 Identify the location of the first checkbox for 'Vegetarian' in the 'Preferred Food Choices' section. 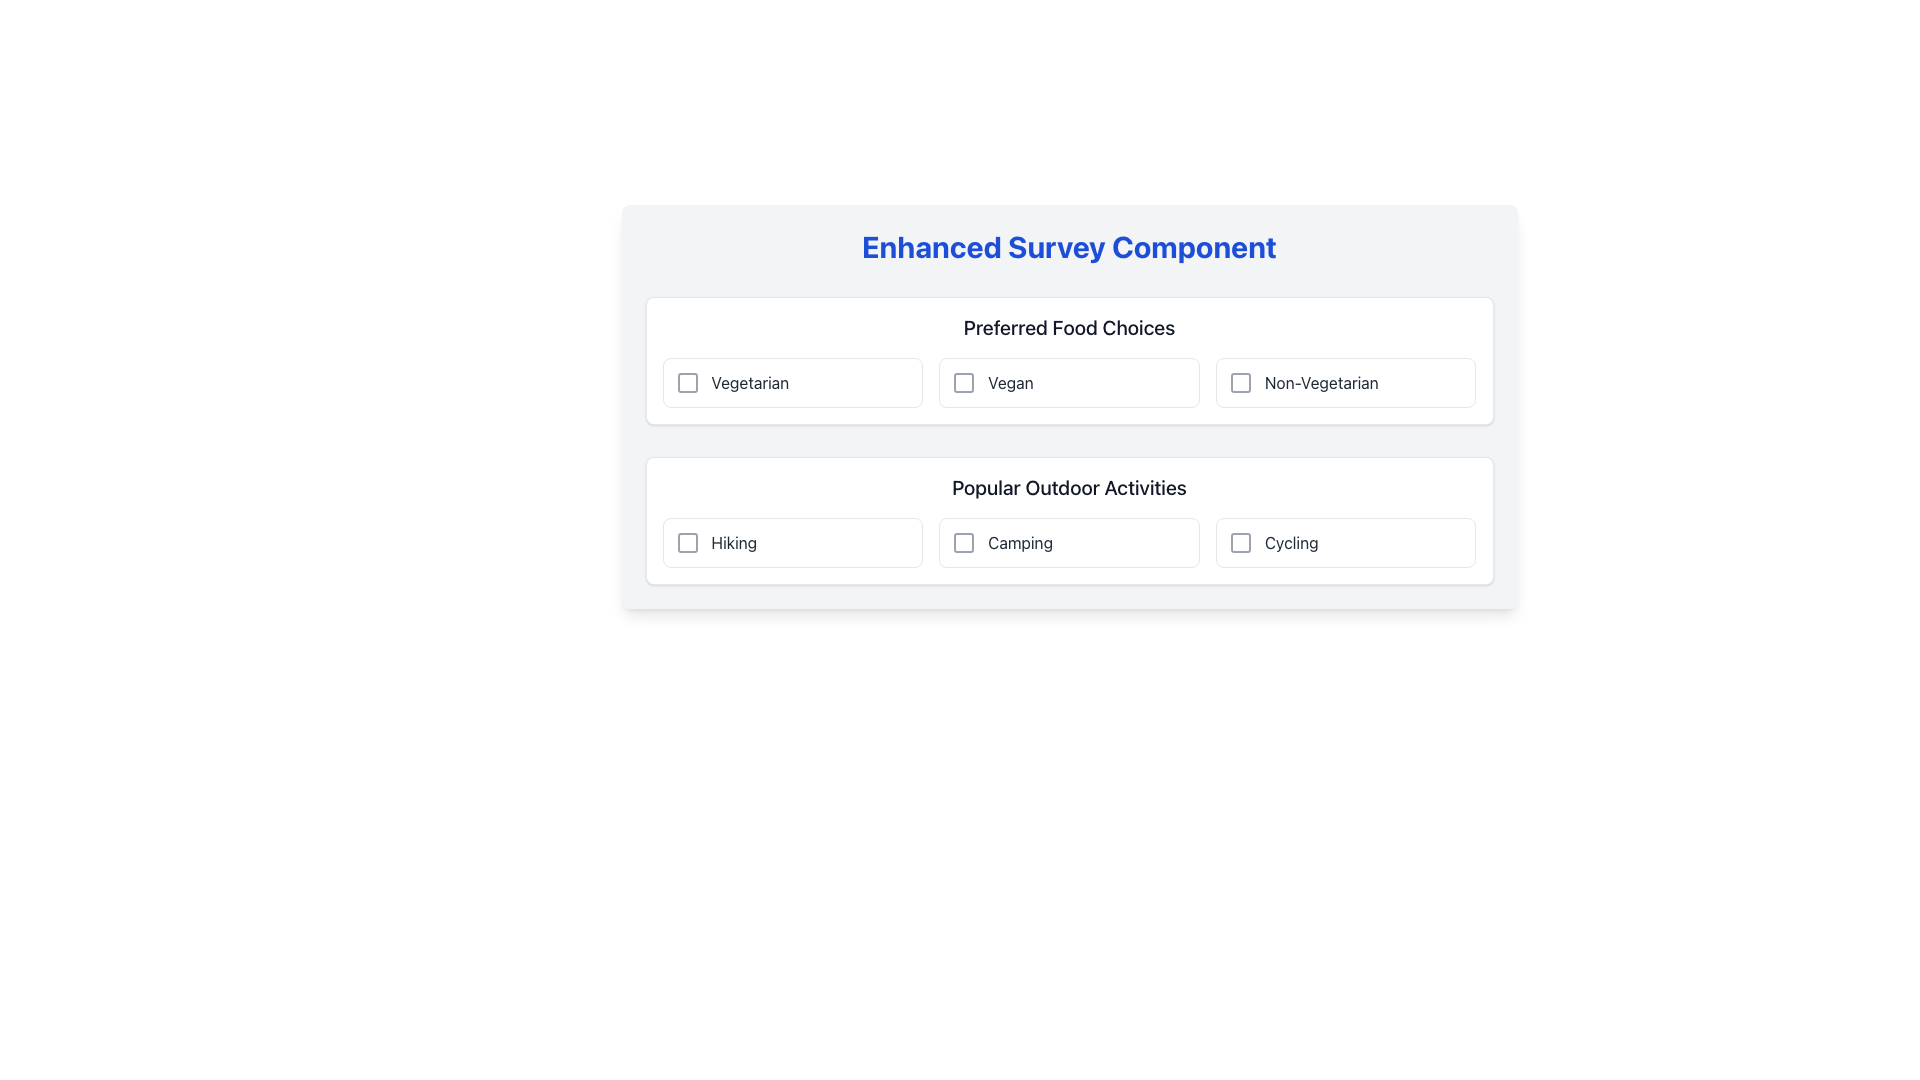
(687, 382).